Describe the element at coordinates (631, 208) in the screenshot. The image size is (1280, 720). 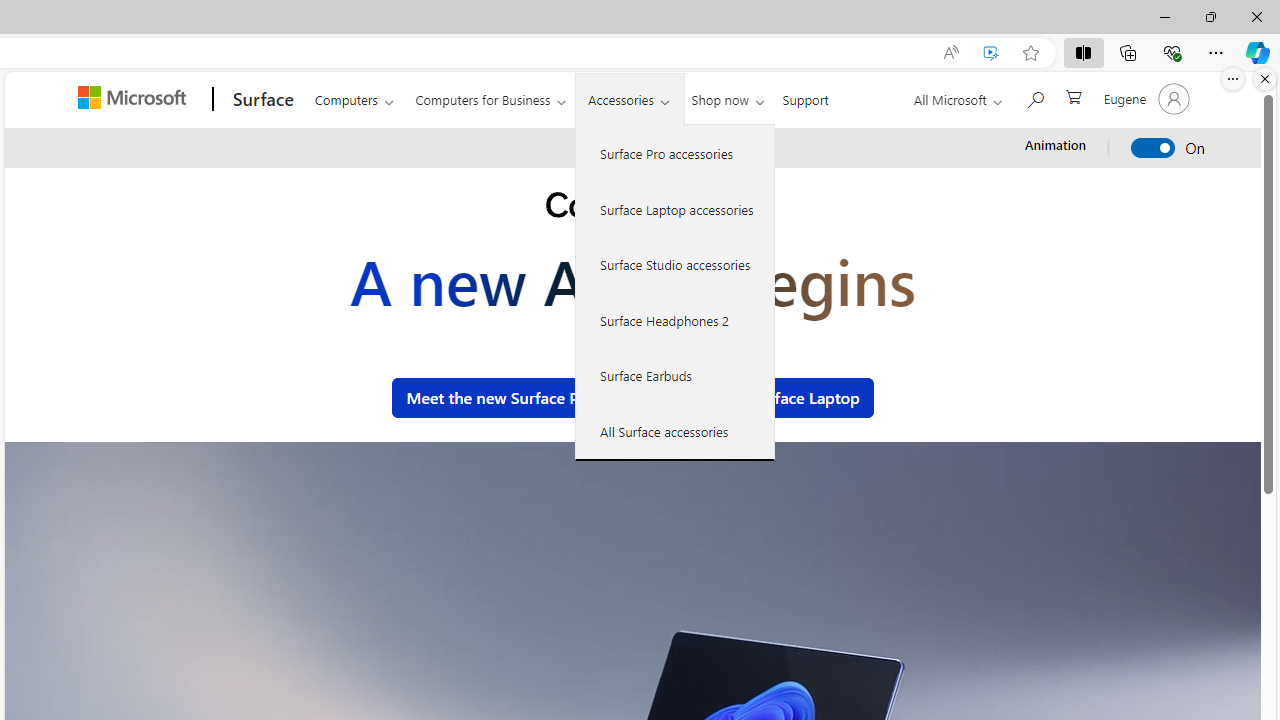
I see `'Copilot+ PC.'` at that location.